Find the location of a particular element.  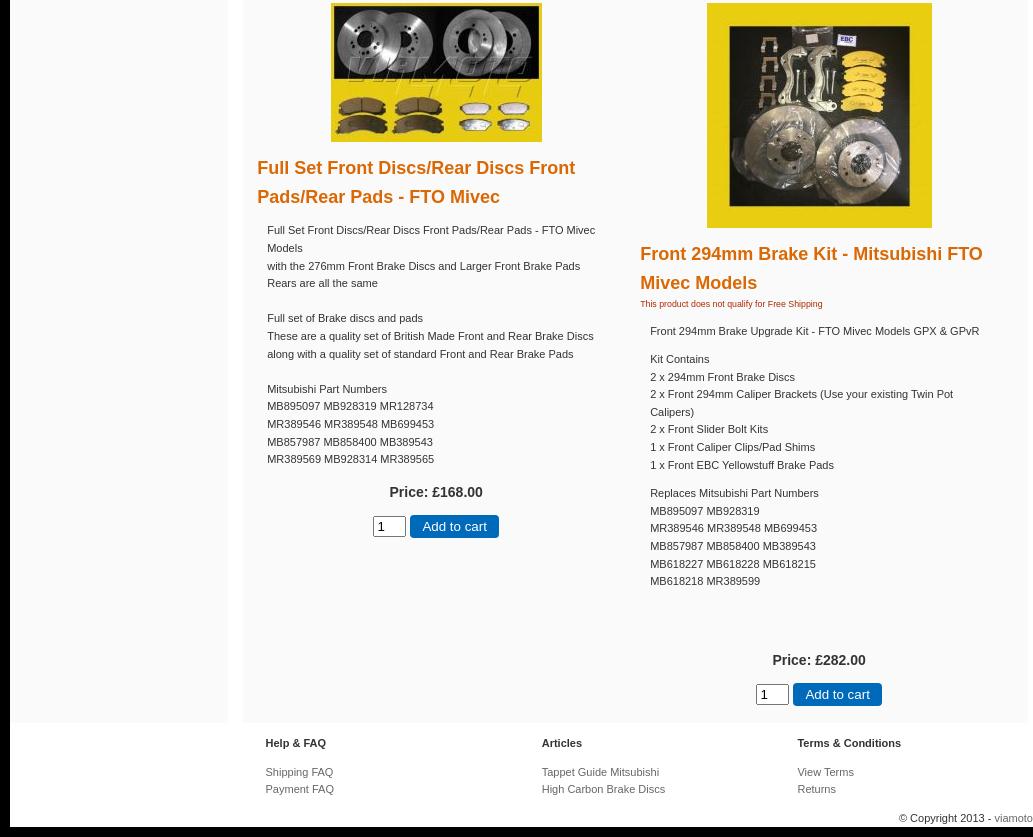

'Rears are all the same' is located at coordinates (320, 282).